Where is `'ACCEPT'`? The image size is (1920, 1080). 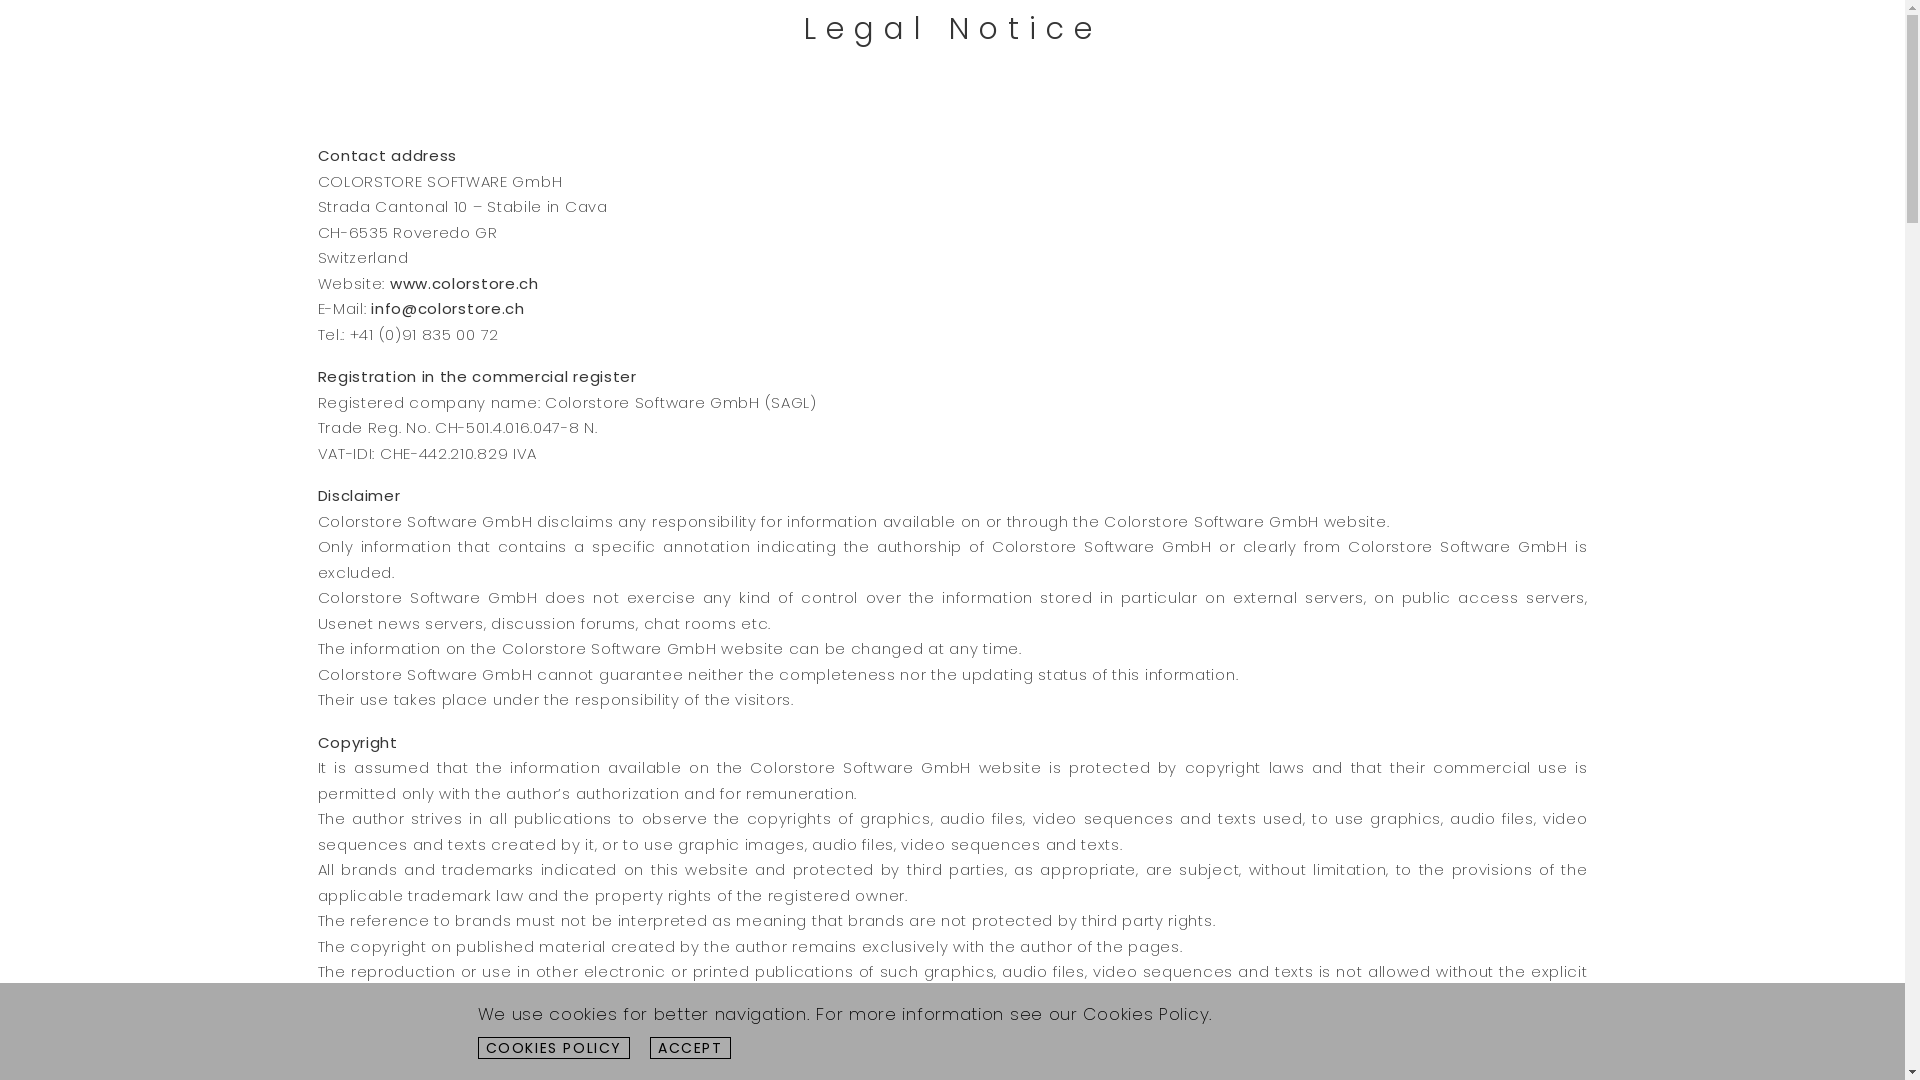
'ACCEPT' is located at coordinates (649, 1047).